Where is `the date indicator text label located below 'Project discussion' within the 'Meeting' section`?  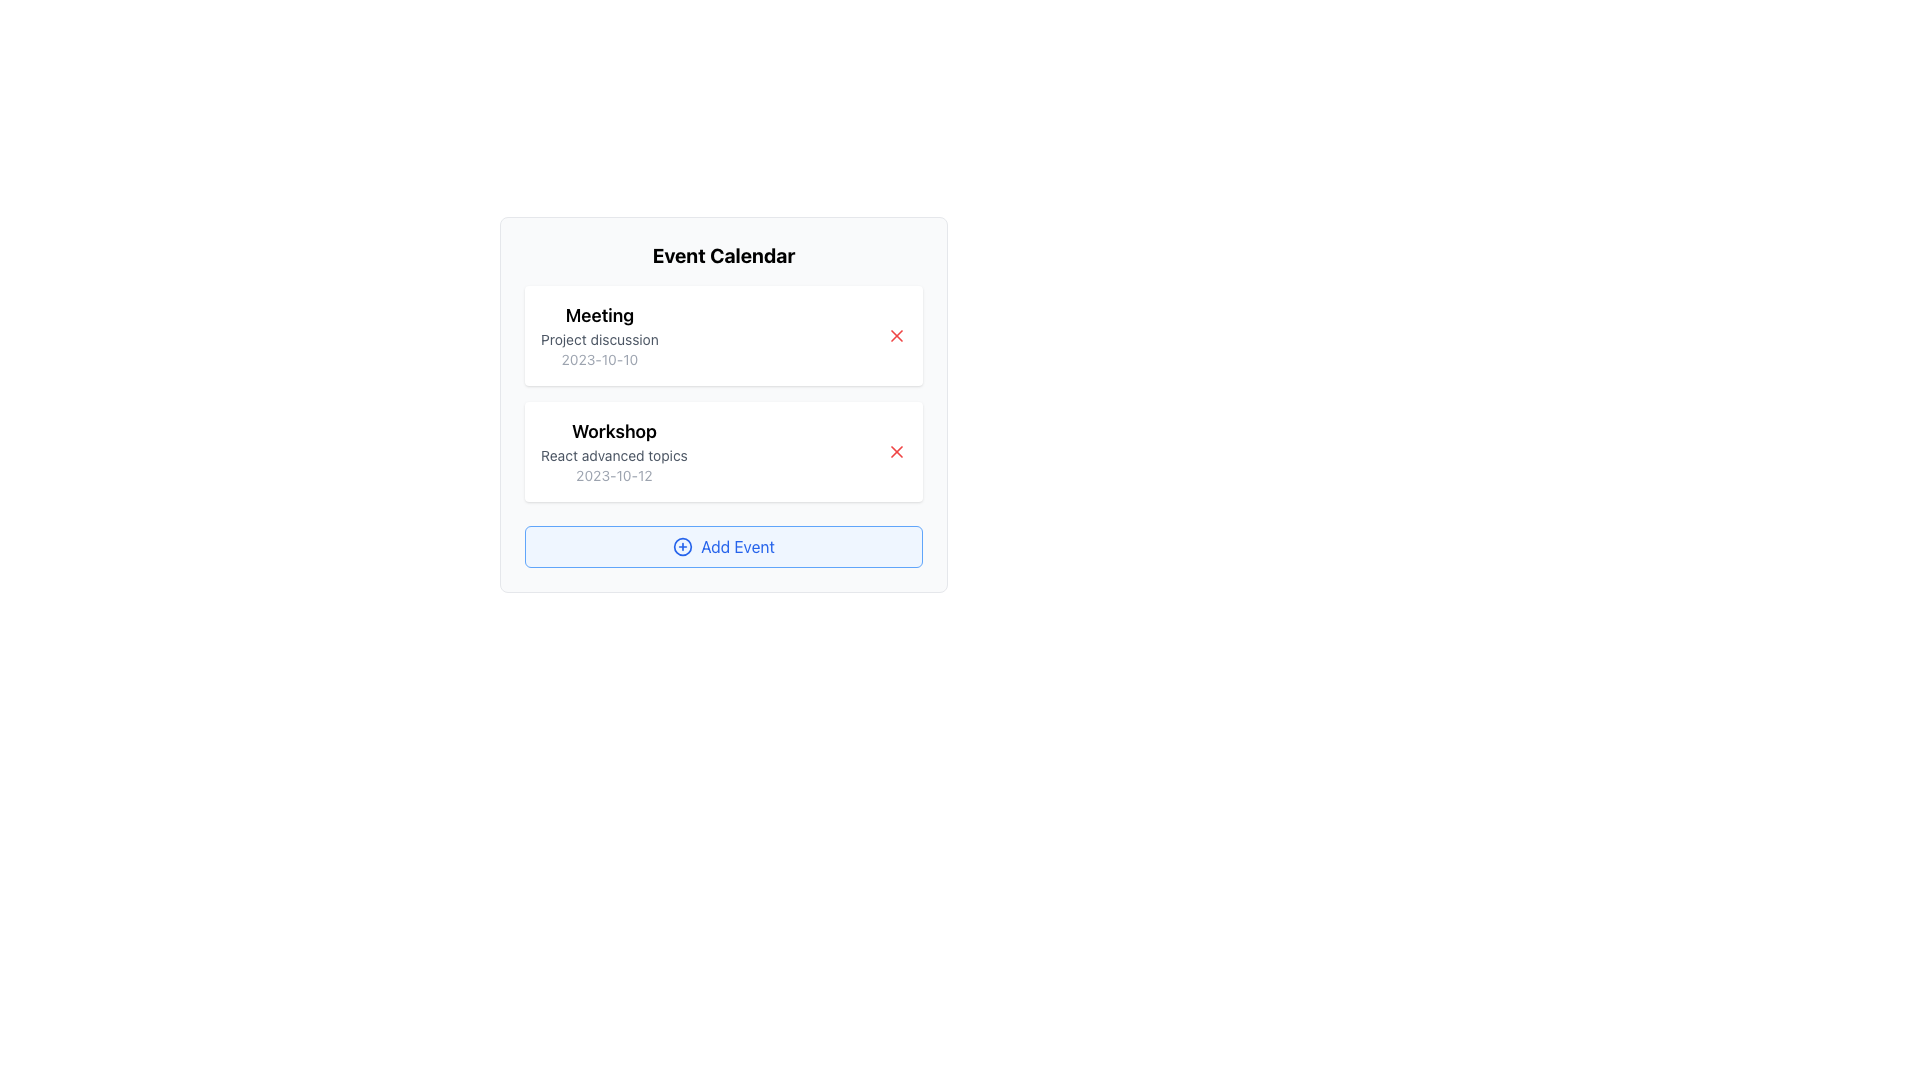 the date indicator text label located below 'Project discussion' within the 'Meeting' section is located at coordinates (599, 358).